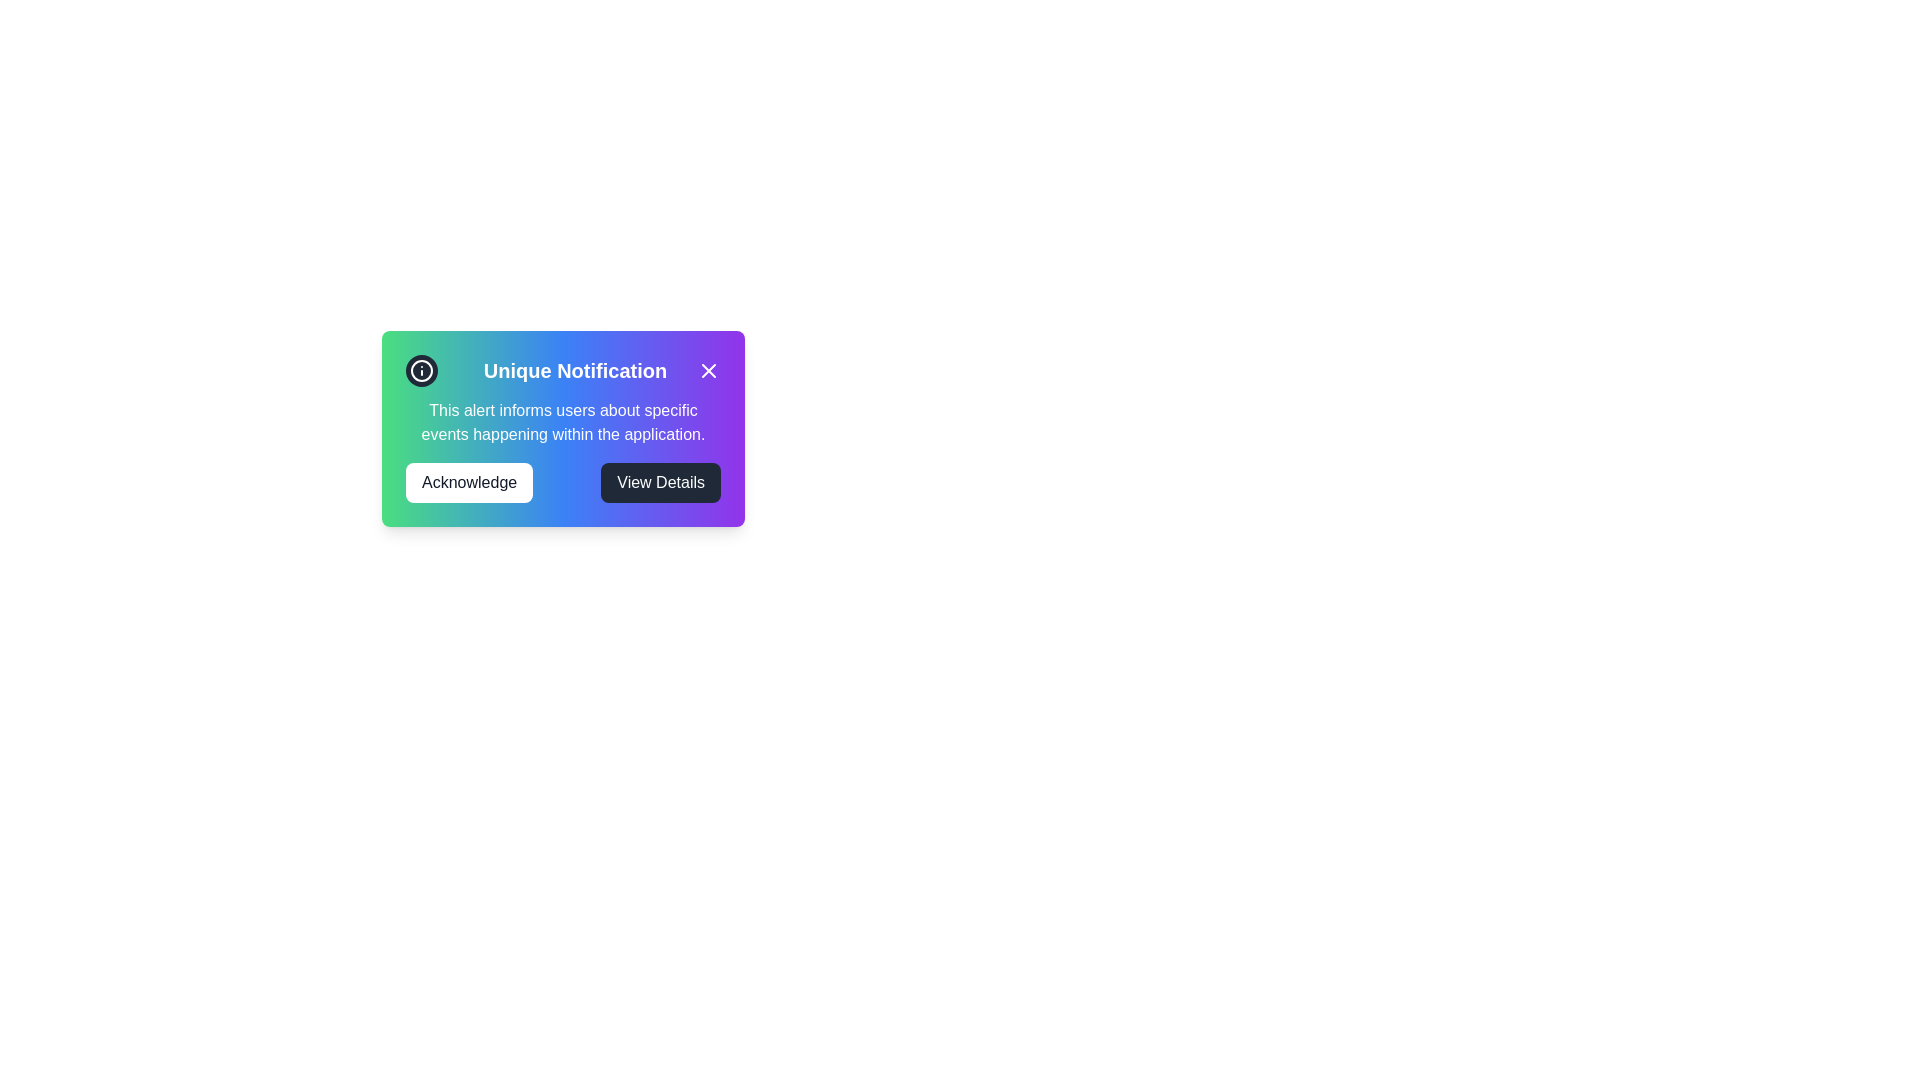 This screenshot has width=1920, height=1080. Describe the element at coordinates (661, 482) in the screenshot. I see `the 'View Details' button to view the details of the notification` at that location.